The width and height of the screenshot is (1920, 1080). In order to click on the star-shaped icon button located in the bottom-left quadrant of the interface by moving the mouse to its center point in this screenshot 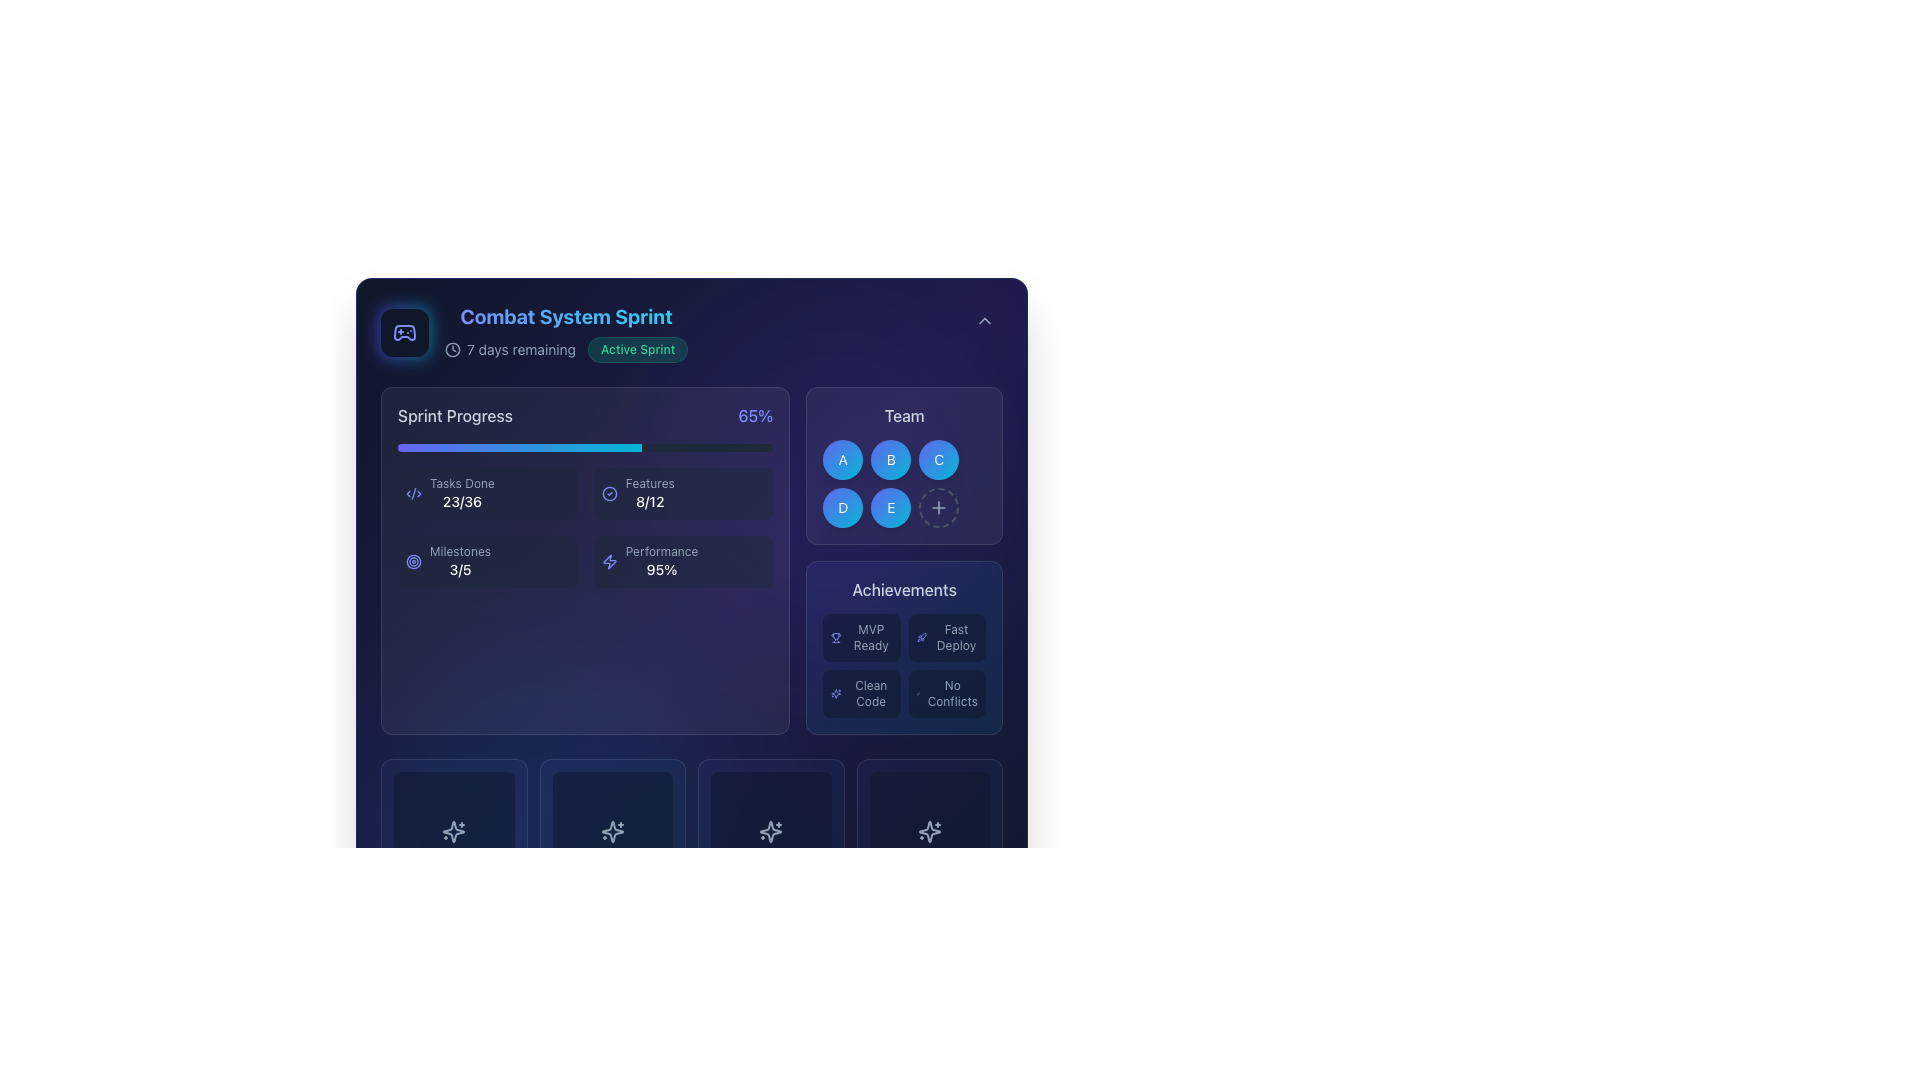, I will do `click(453, 832)`.